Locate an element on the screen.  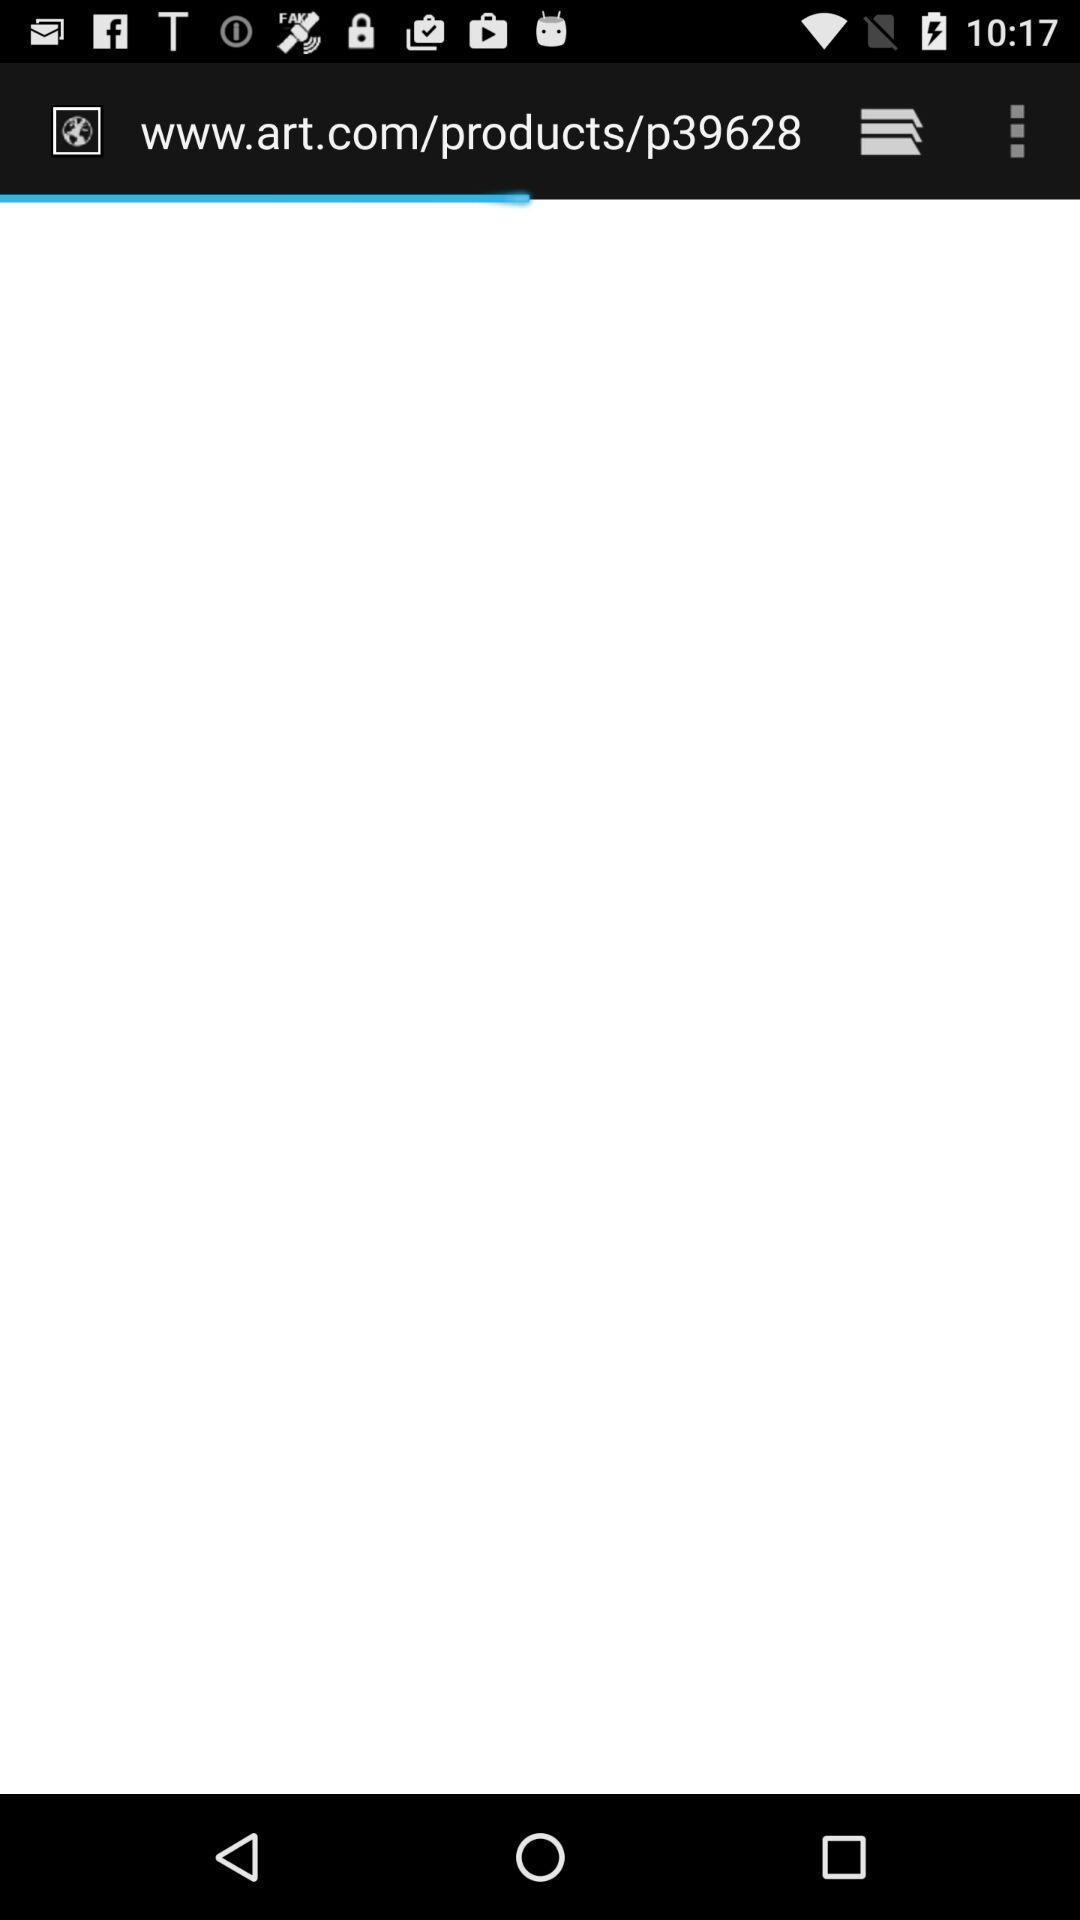
the www art com is located at coordinates (472, 130).